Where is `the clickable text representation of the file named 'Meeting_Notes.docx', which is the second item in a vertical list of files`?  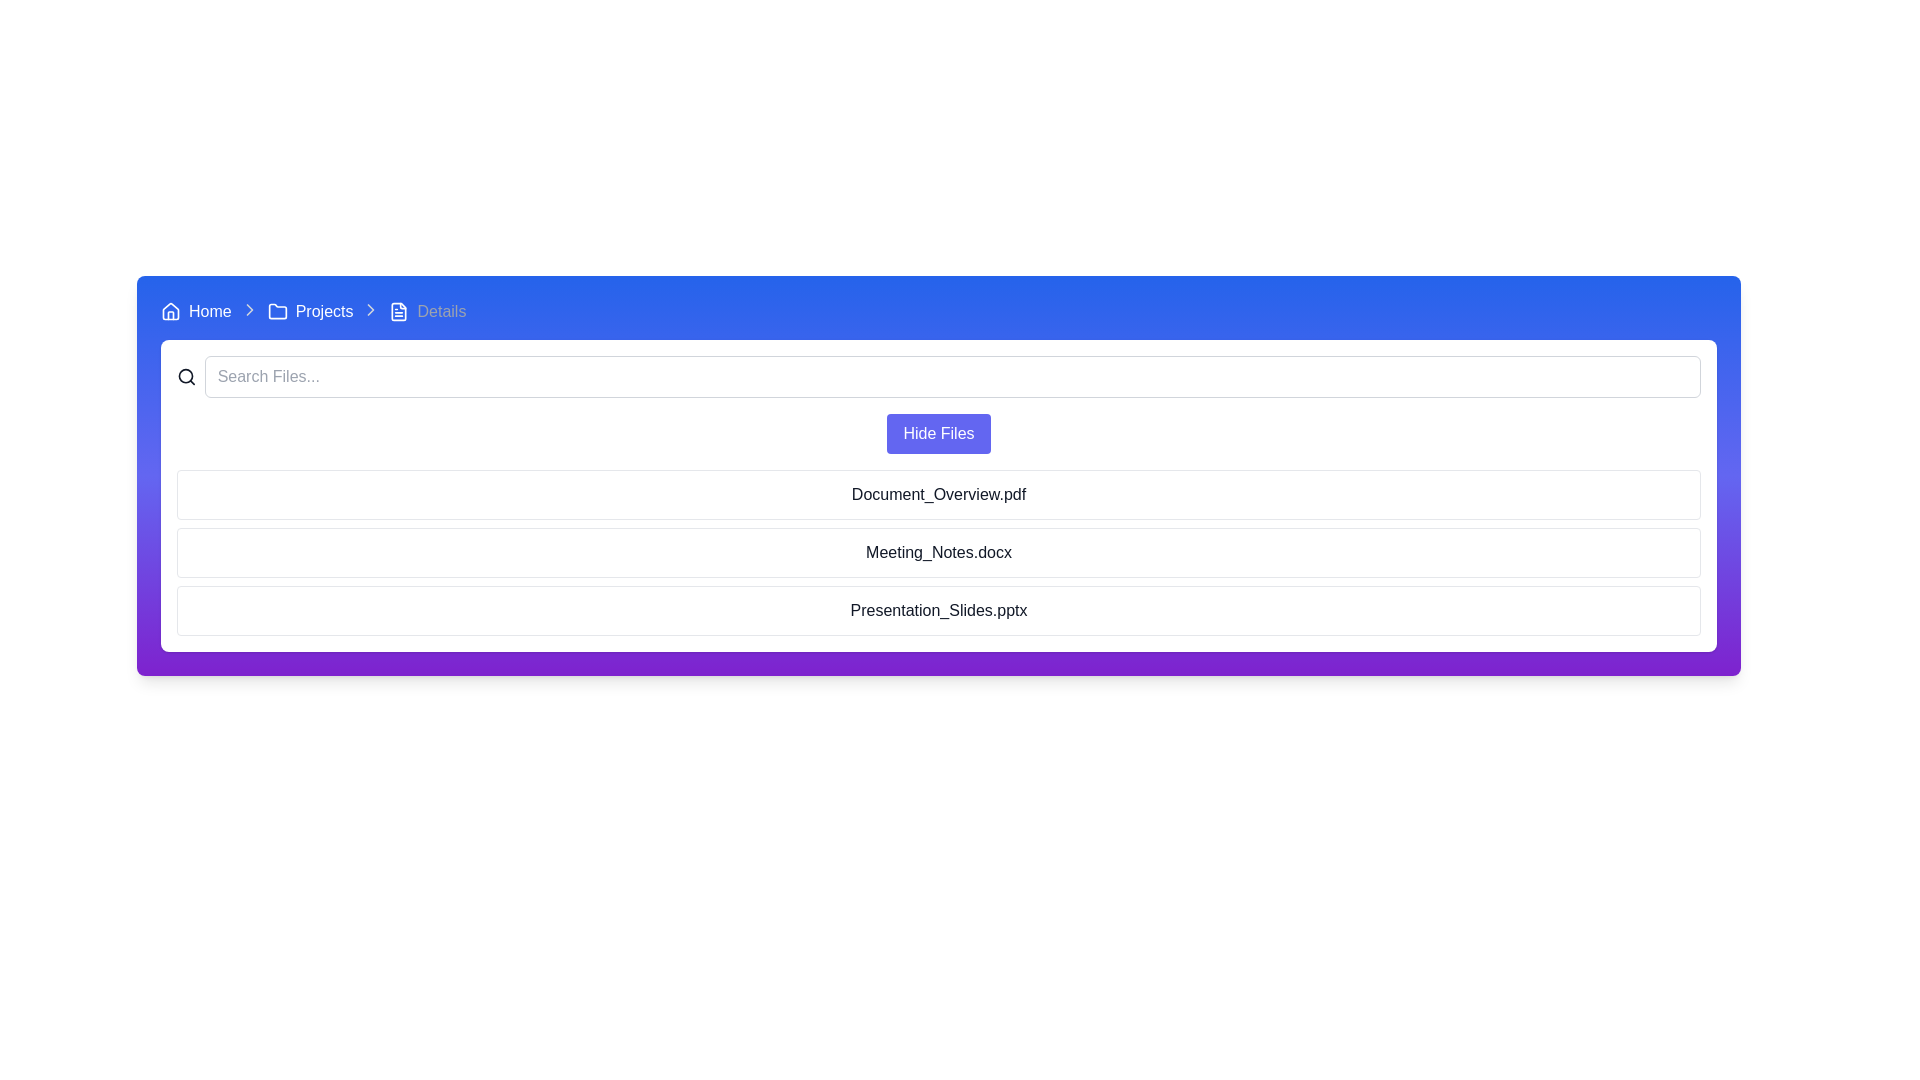
the clickable text representation of the file named 'Meeting_Notes.docx', which is the second item in a vertical list of files is located at coordinates (938, 552).